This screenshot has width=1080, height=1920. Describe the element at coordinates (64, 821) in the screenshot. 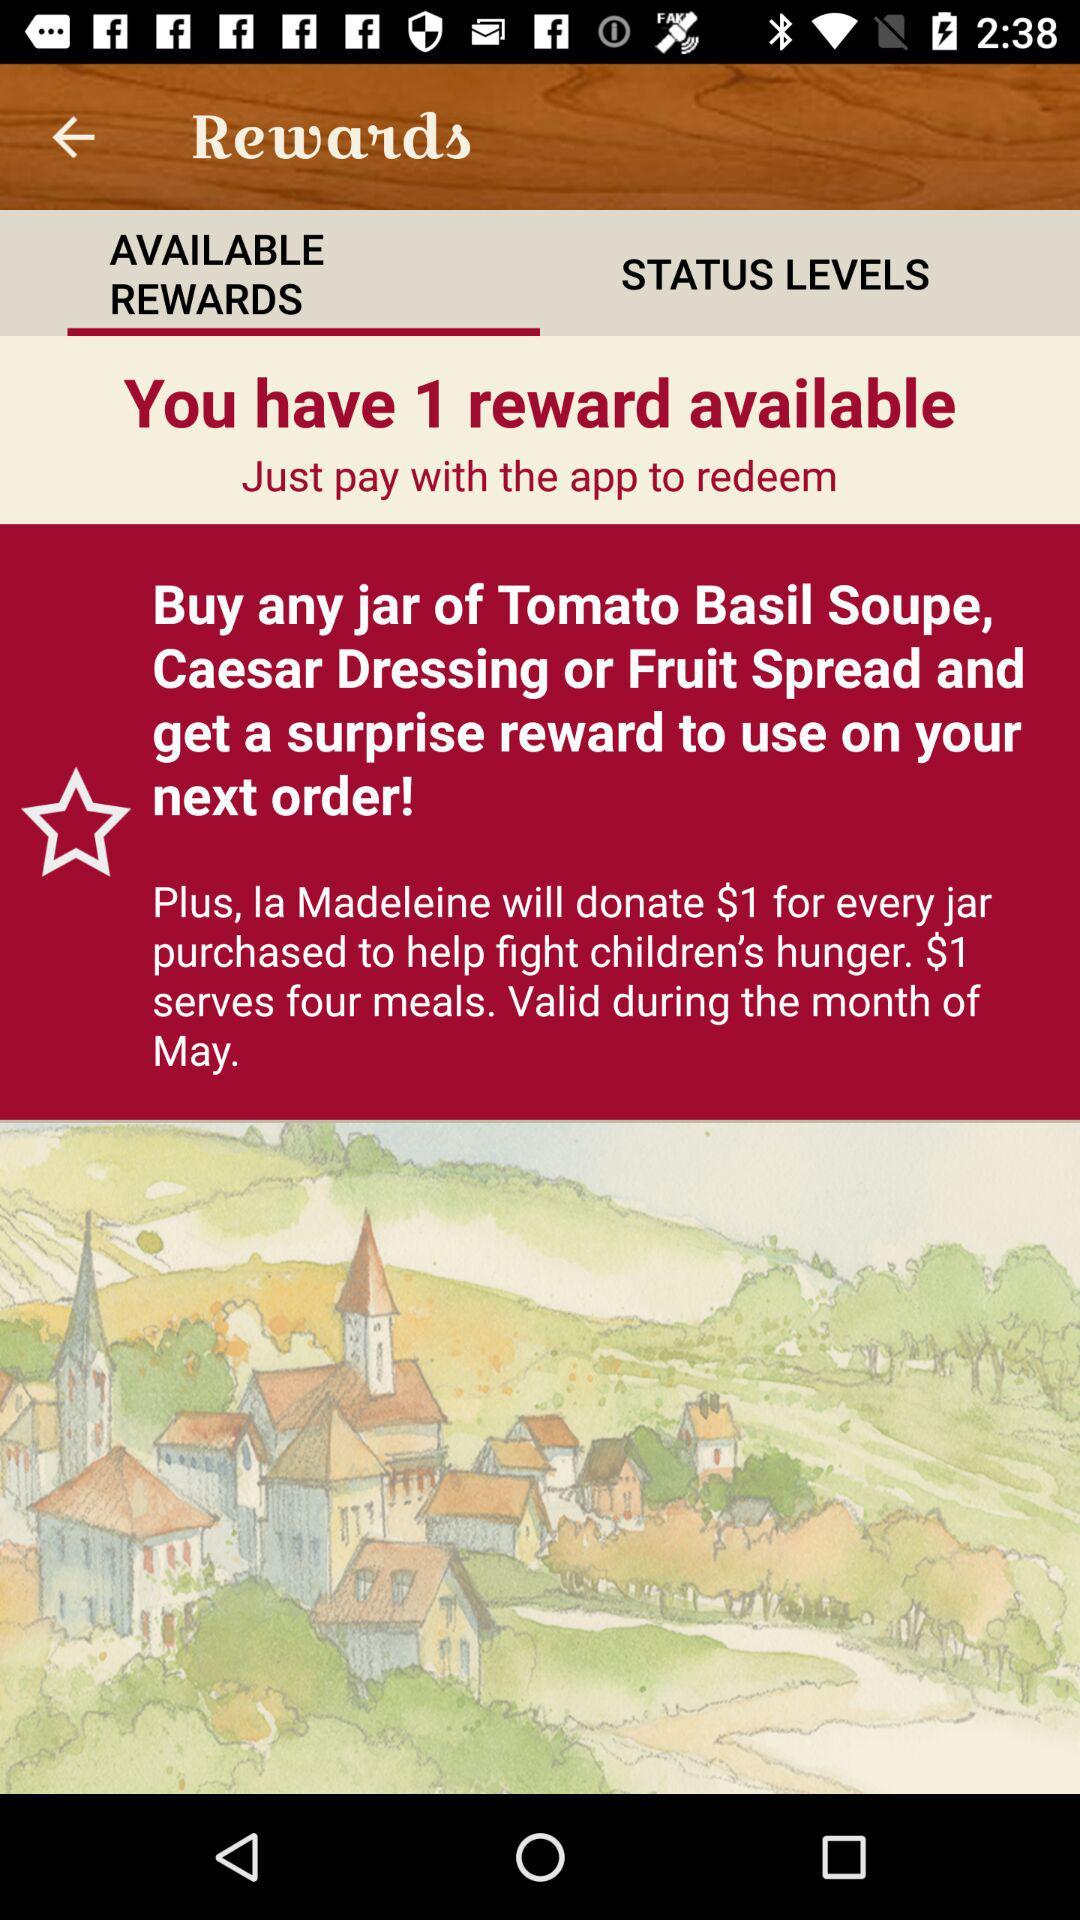

I see `icon below you have 1 item` at that location.